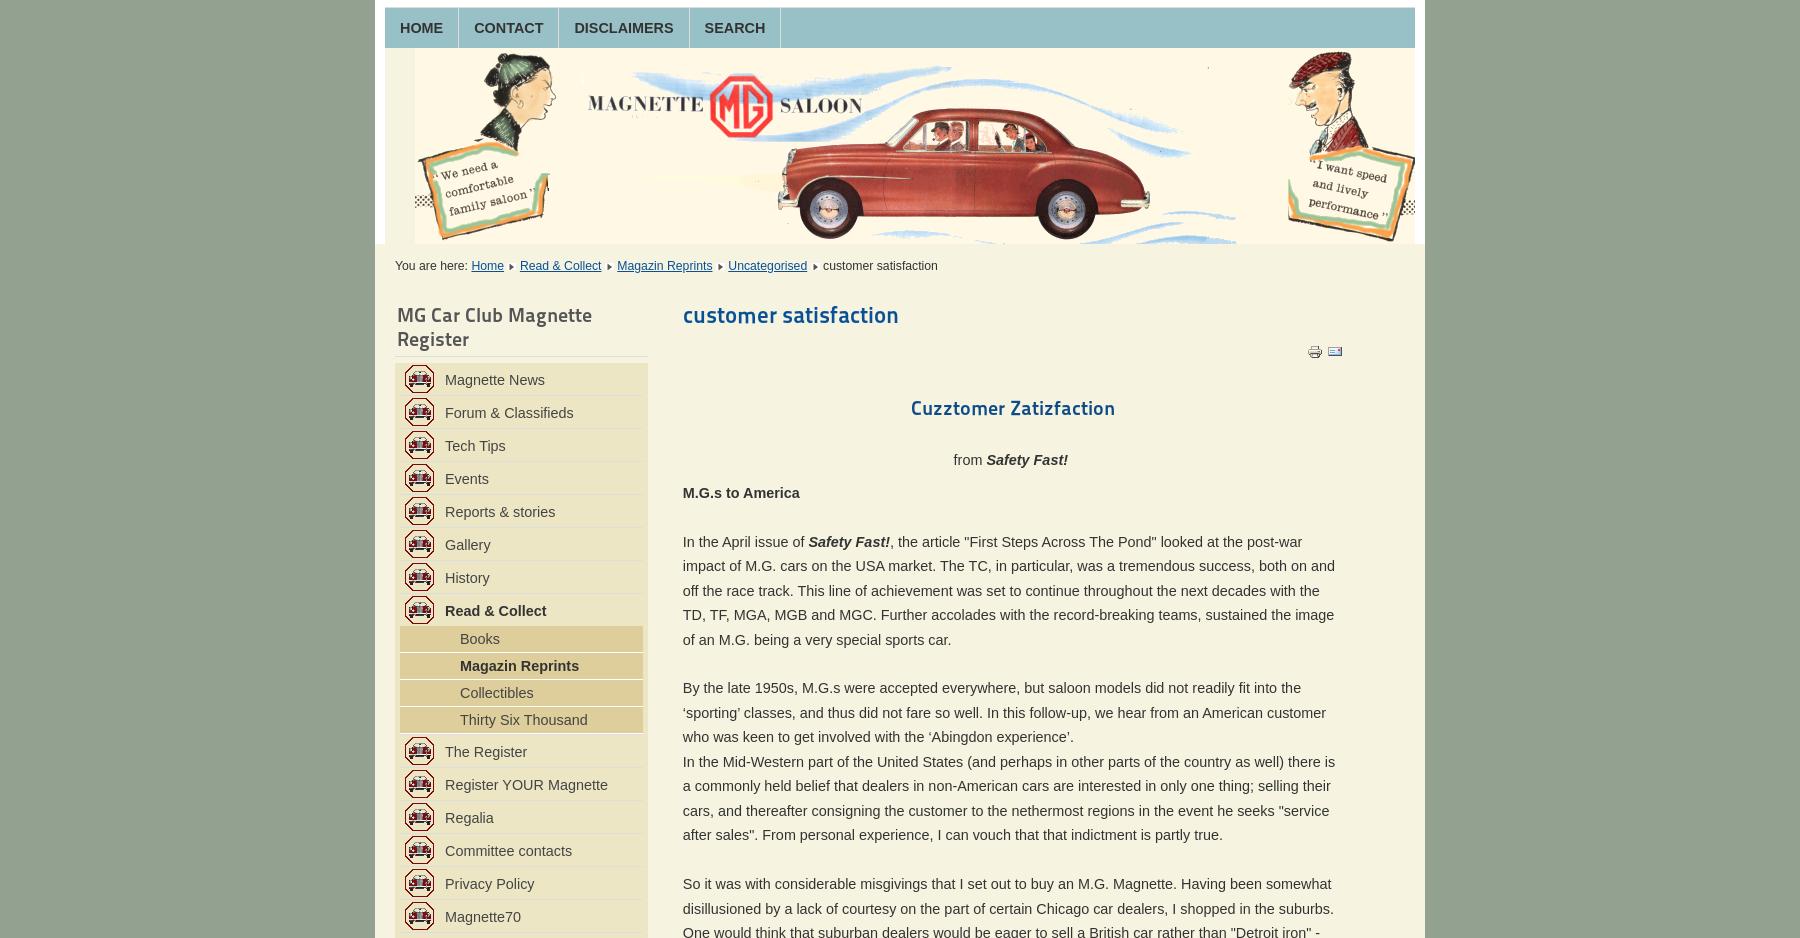  Describe the element at coordinates (739, 491) in the screenshot. I see `'M.G.s to America'` at that location.